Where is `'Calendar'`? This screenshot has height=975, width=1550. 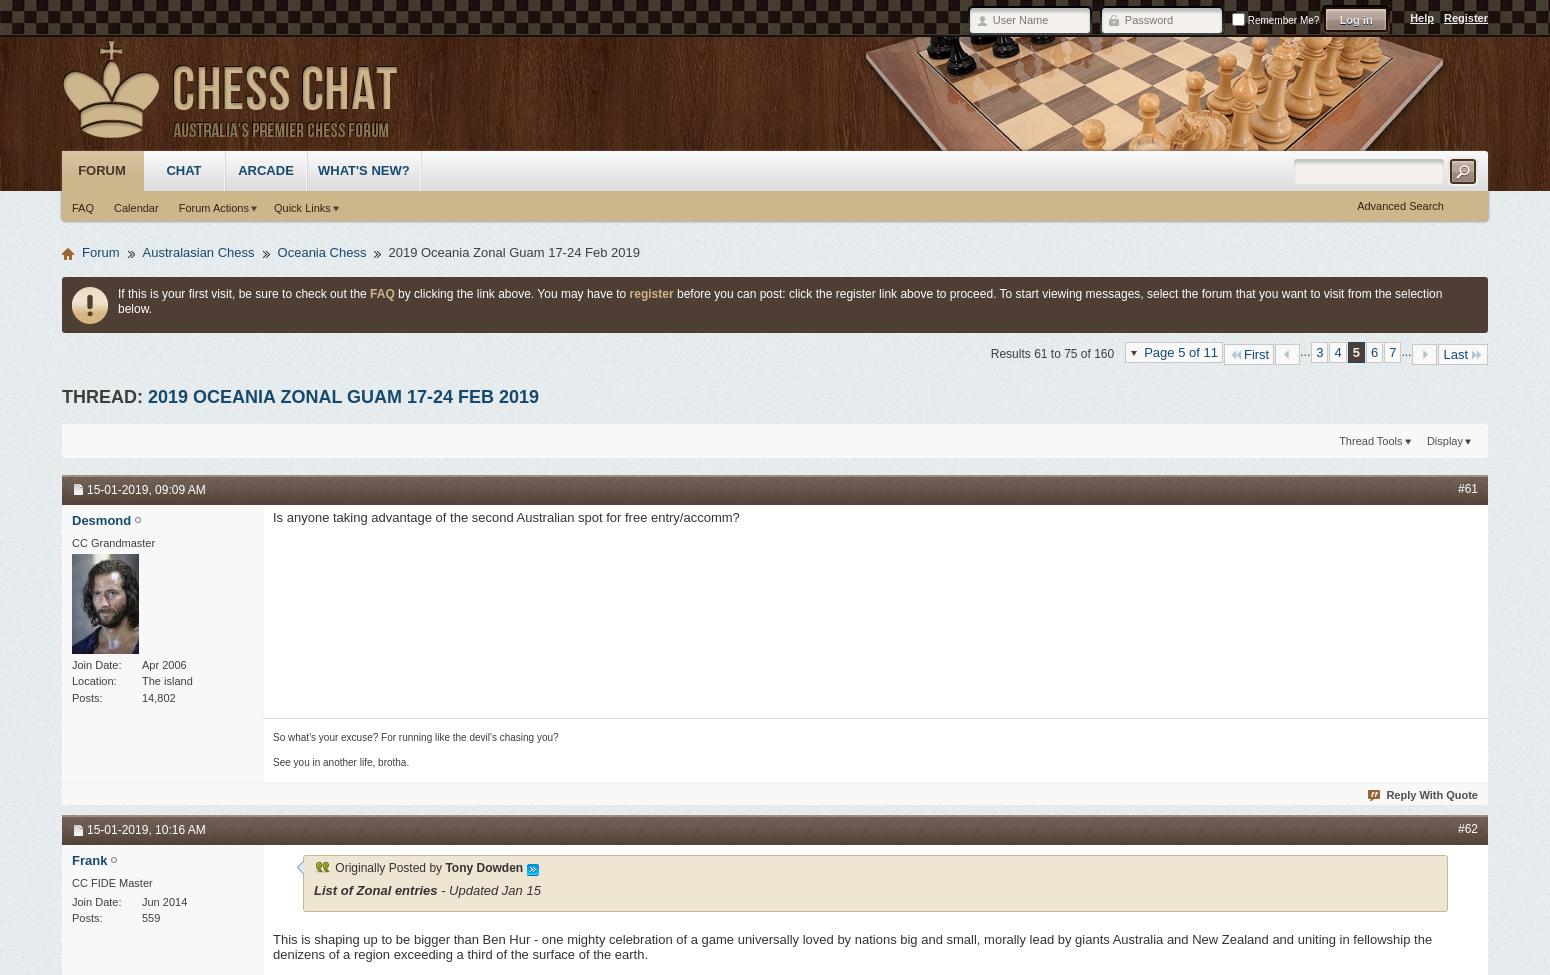
'Calendar' is located at coordinates (135, 207).